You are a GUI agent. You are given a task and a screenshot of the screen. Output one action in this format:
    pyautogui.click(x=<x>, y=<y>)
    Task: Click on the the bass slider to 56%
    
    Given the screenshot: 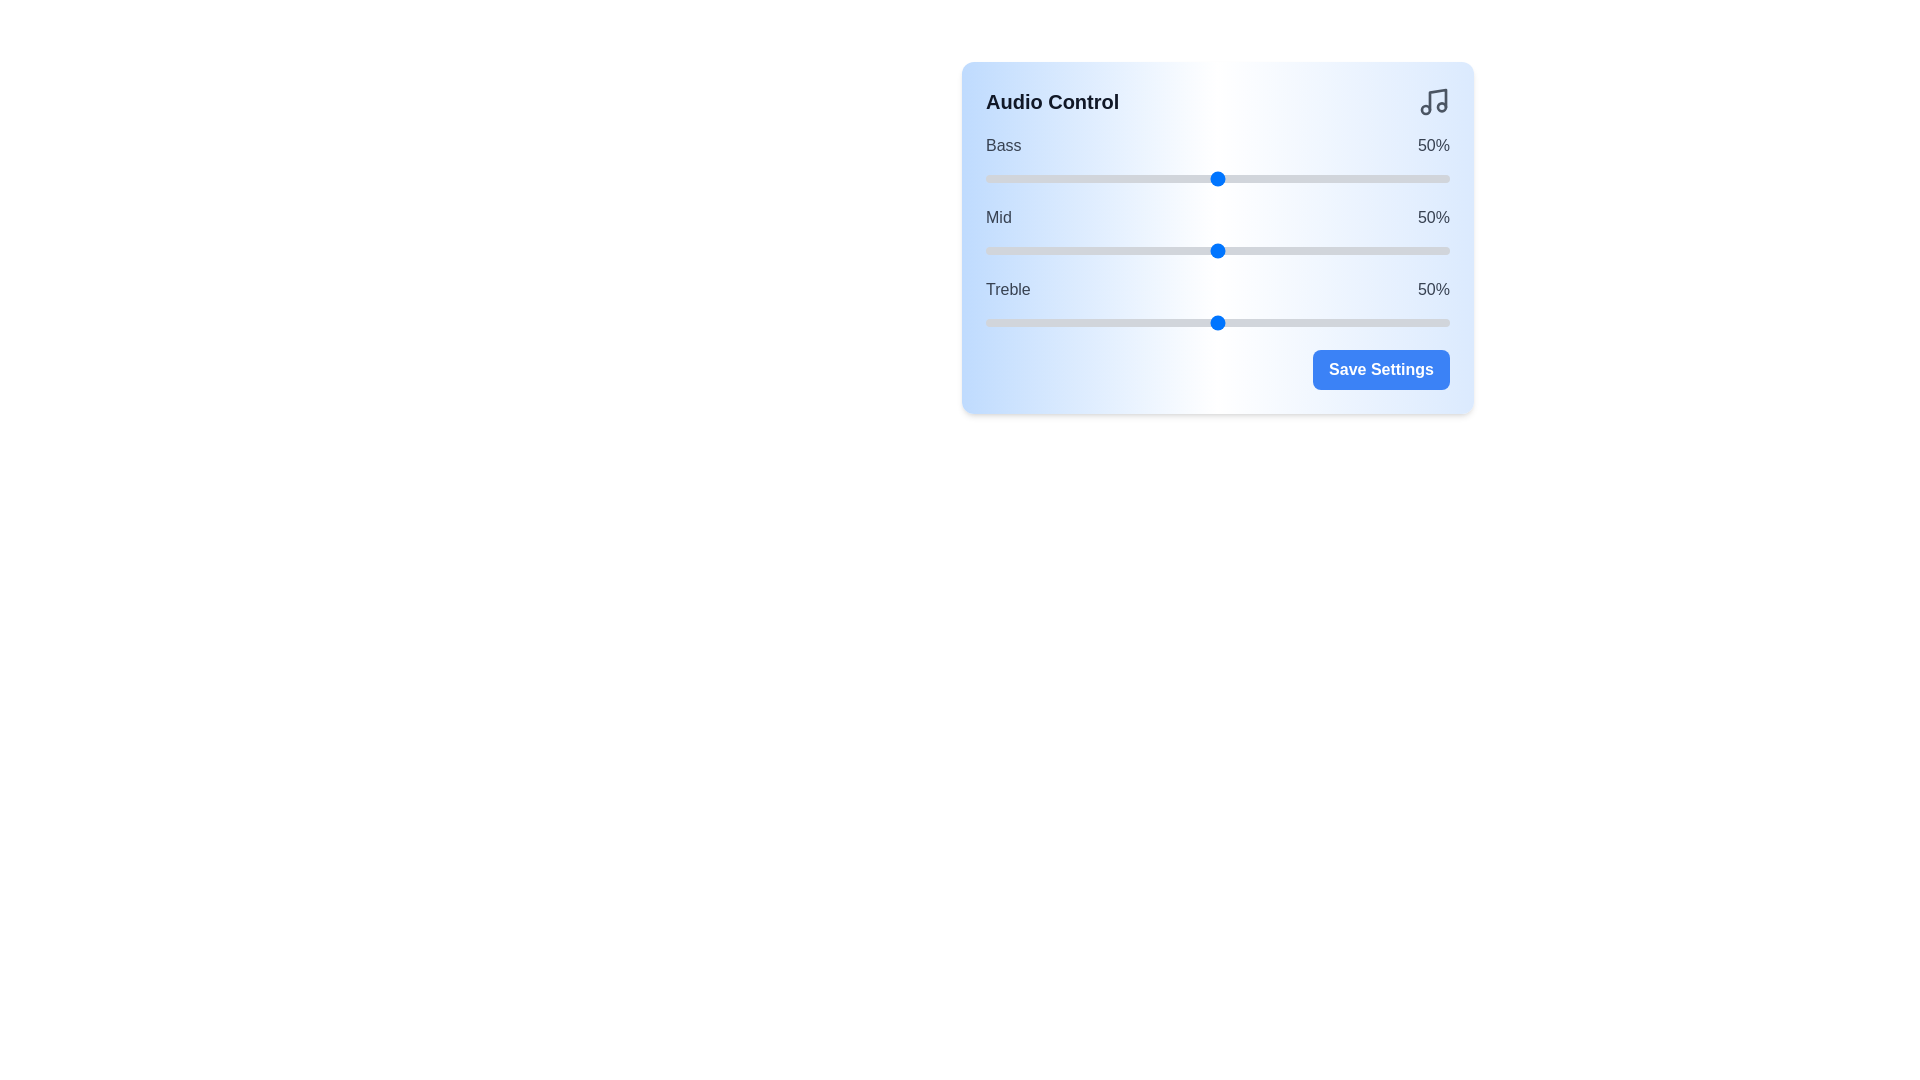 What is the action you would take?
    pyautogui.click(x=1244, y=177)
    